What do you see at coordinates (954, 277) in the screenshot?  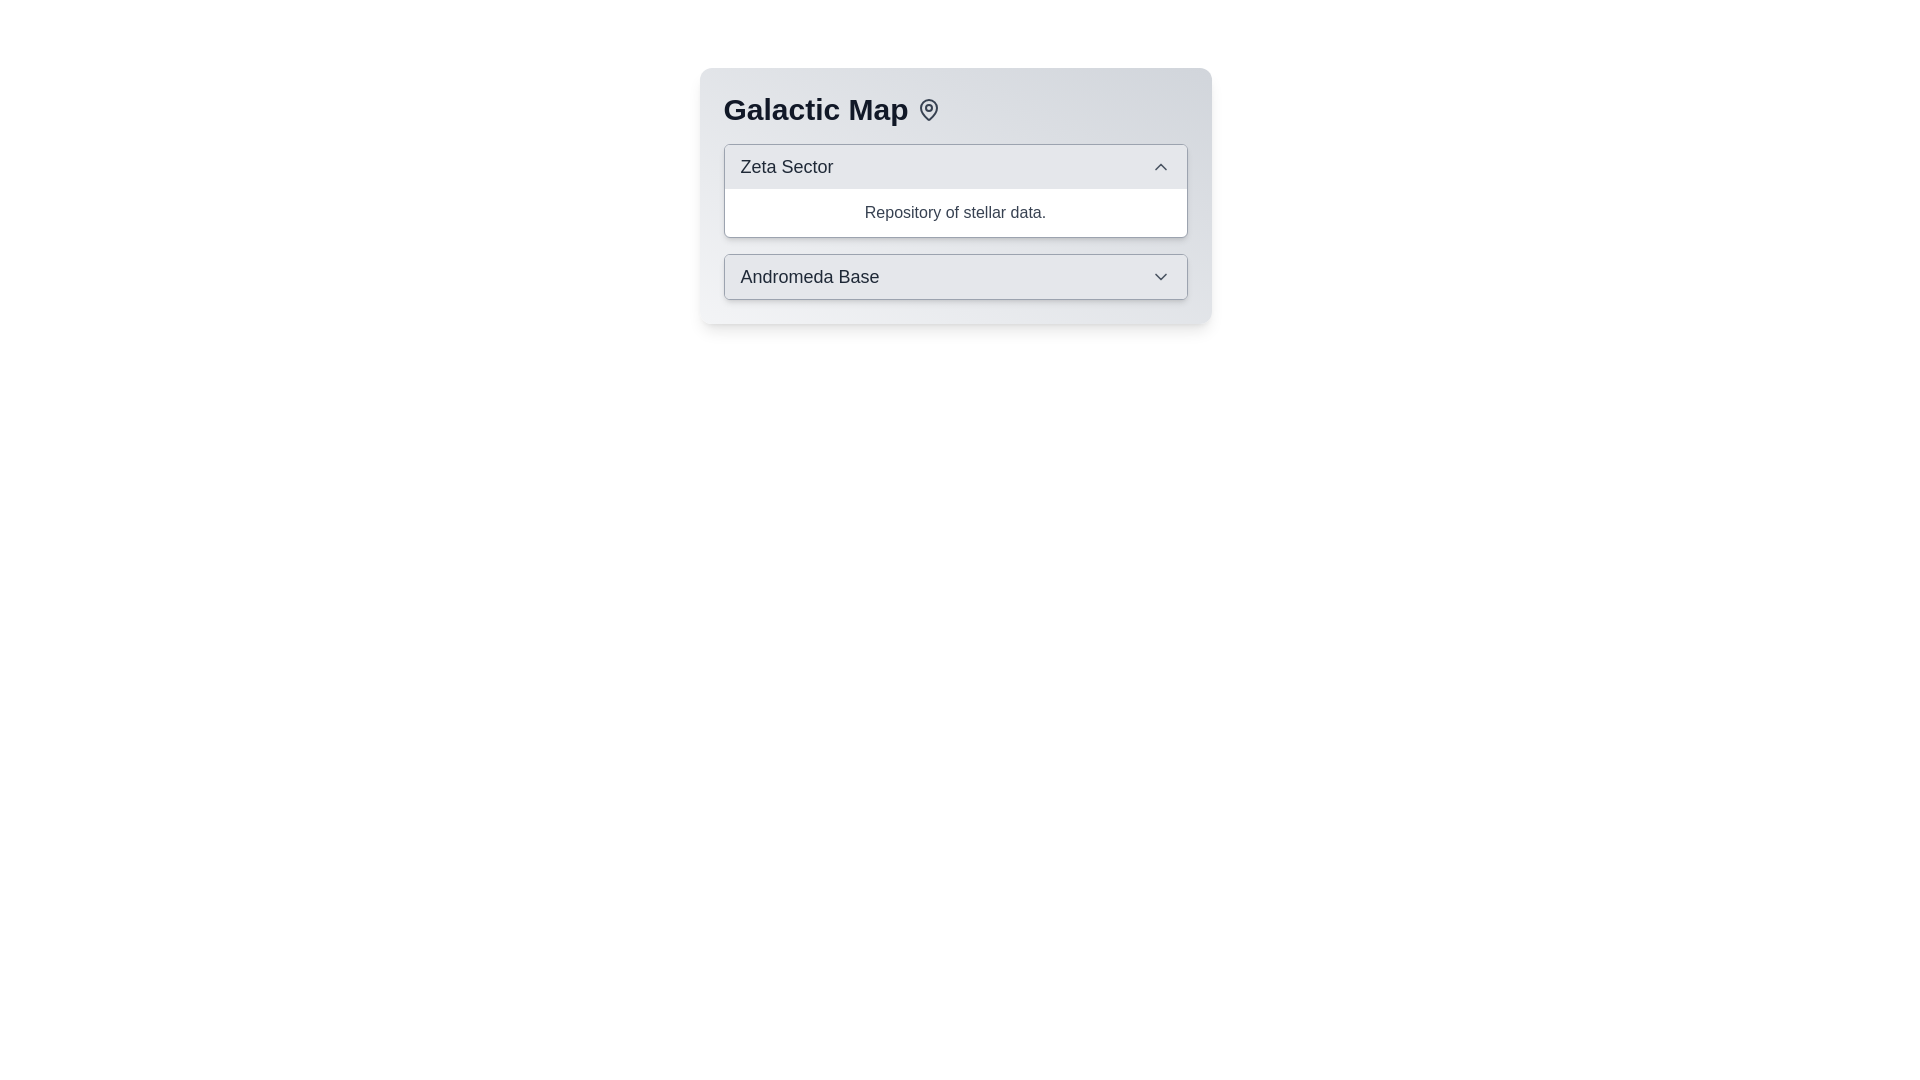 I see `the 'Andromeda Base' Dropdown menu located within the 'Galactic Map' panel to navigate through keyboard interactions` at bounding box center [954, 277].